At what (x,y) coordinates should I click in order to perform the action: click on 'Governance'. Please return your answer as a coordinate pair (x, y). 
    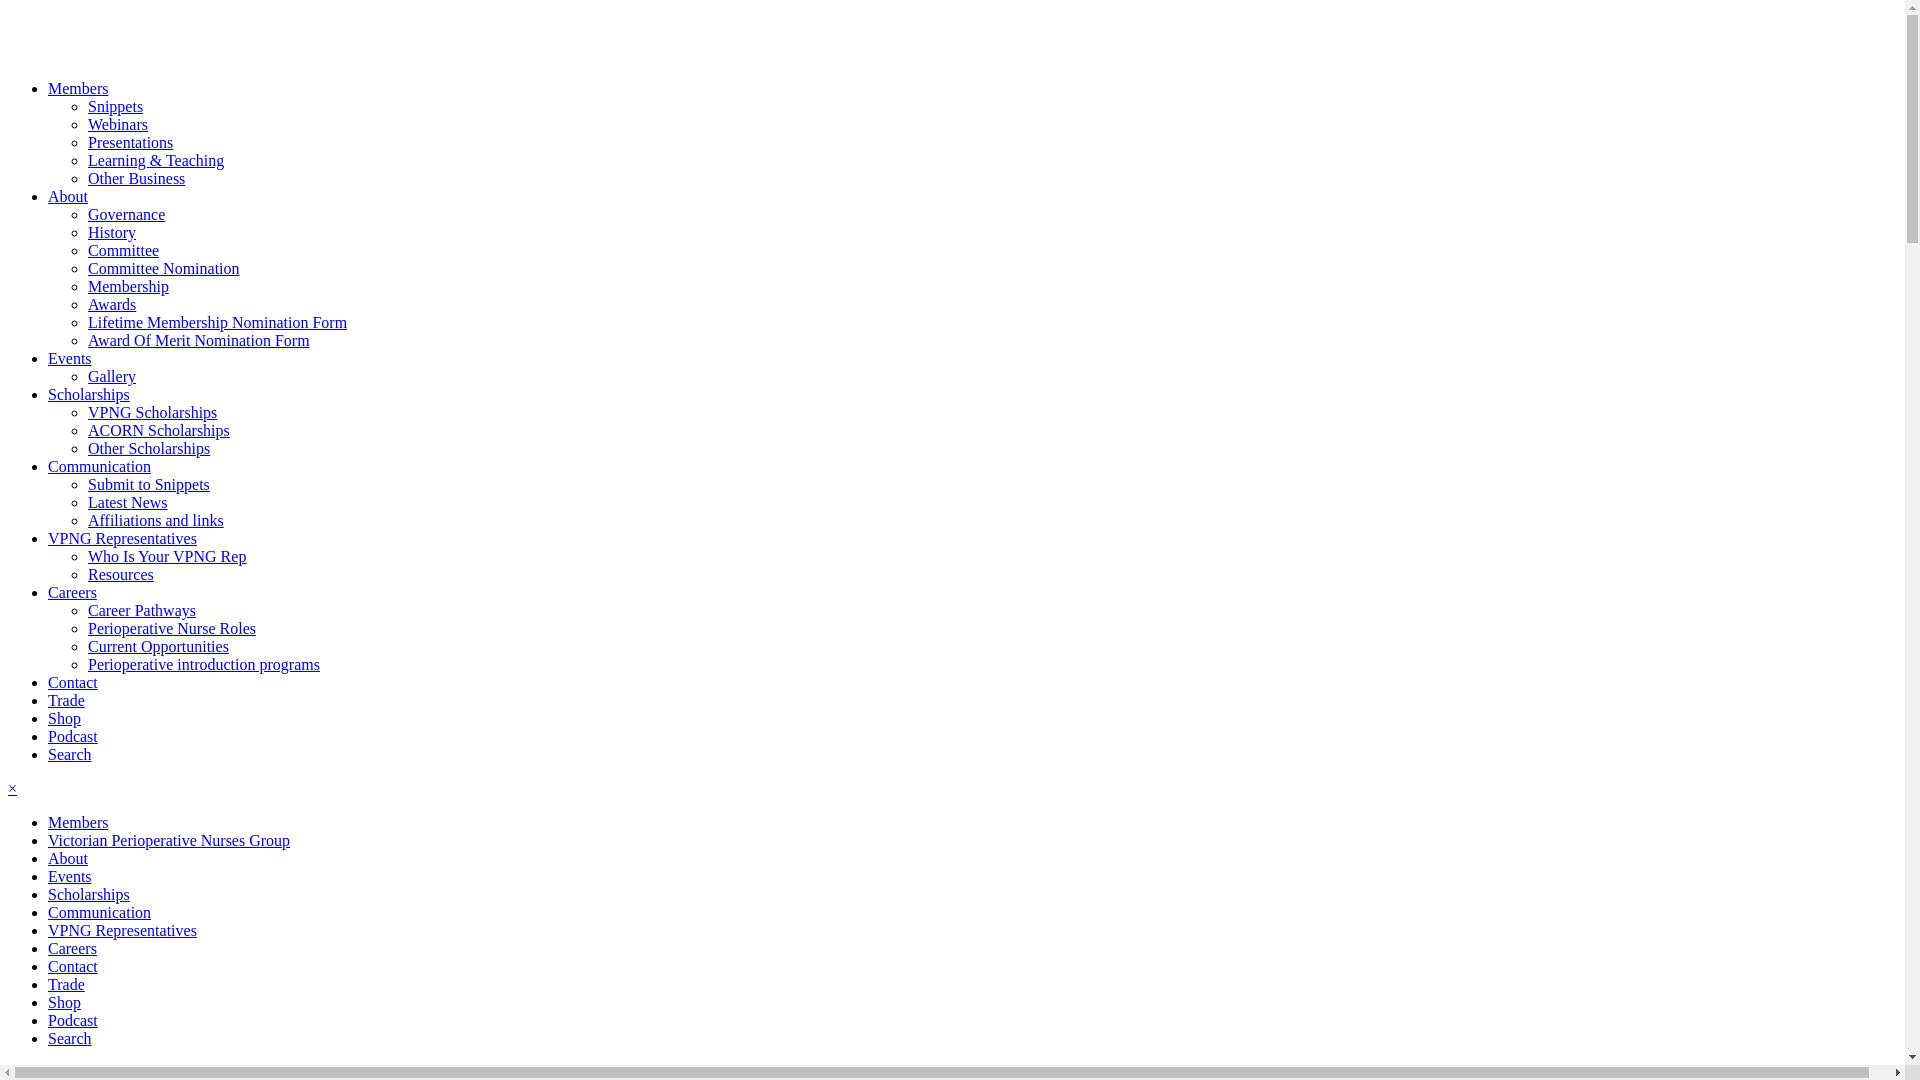
    Looking at the image, I should click on (125, 214).